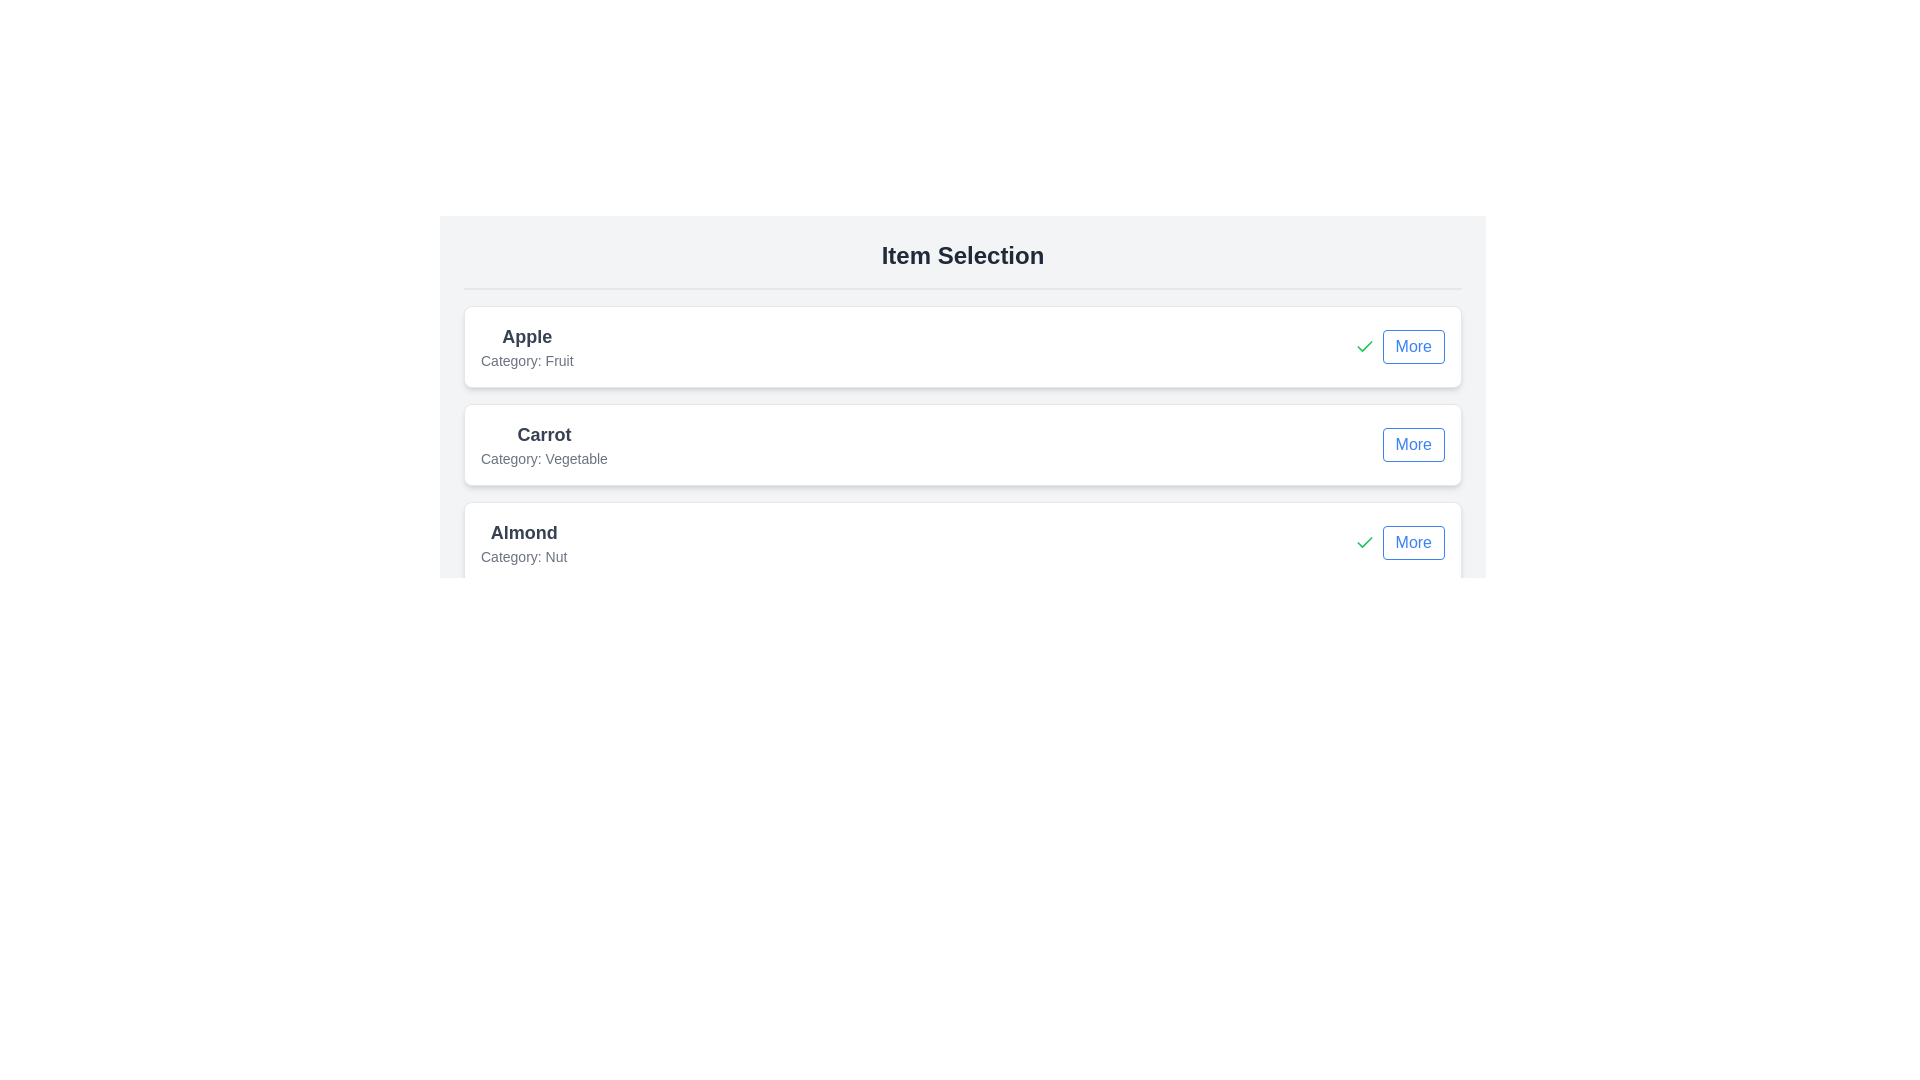  Describe the element at coordinates (527, 361) in the screenshot. I see `the text label displaying 'Category: Fruit', which is a smaller, gray-colored font located directly below the main heading 'Apple' in the vertically-aligned group` at that location.